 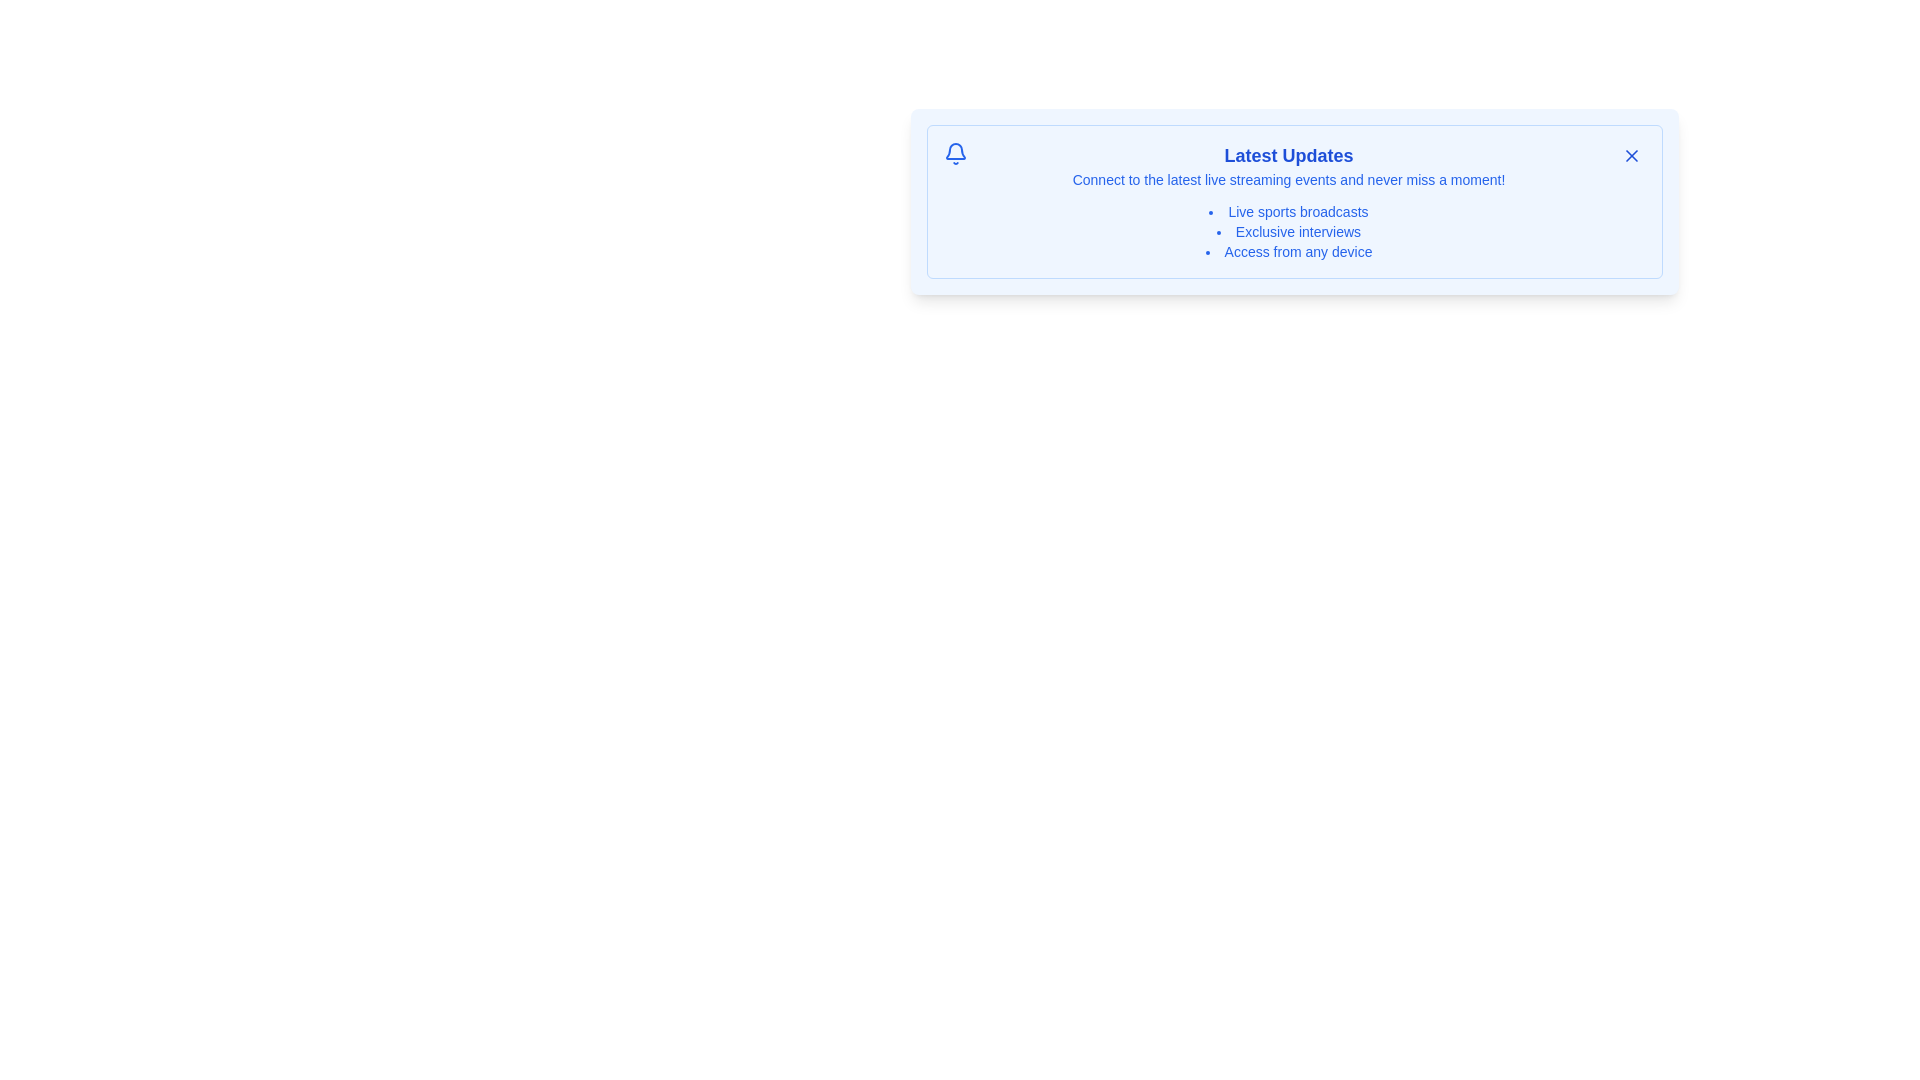 I want to click on the bell icon to emphasize its visual importance, so click(x=954, y=153).